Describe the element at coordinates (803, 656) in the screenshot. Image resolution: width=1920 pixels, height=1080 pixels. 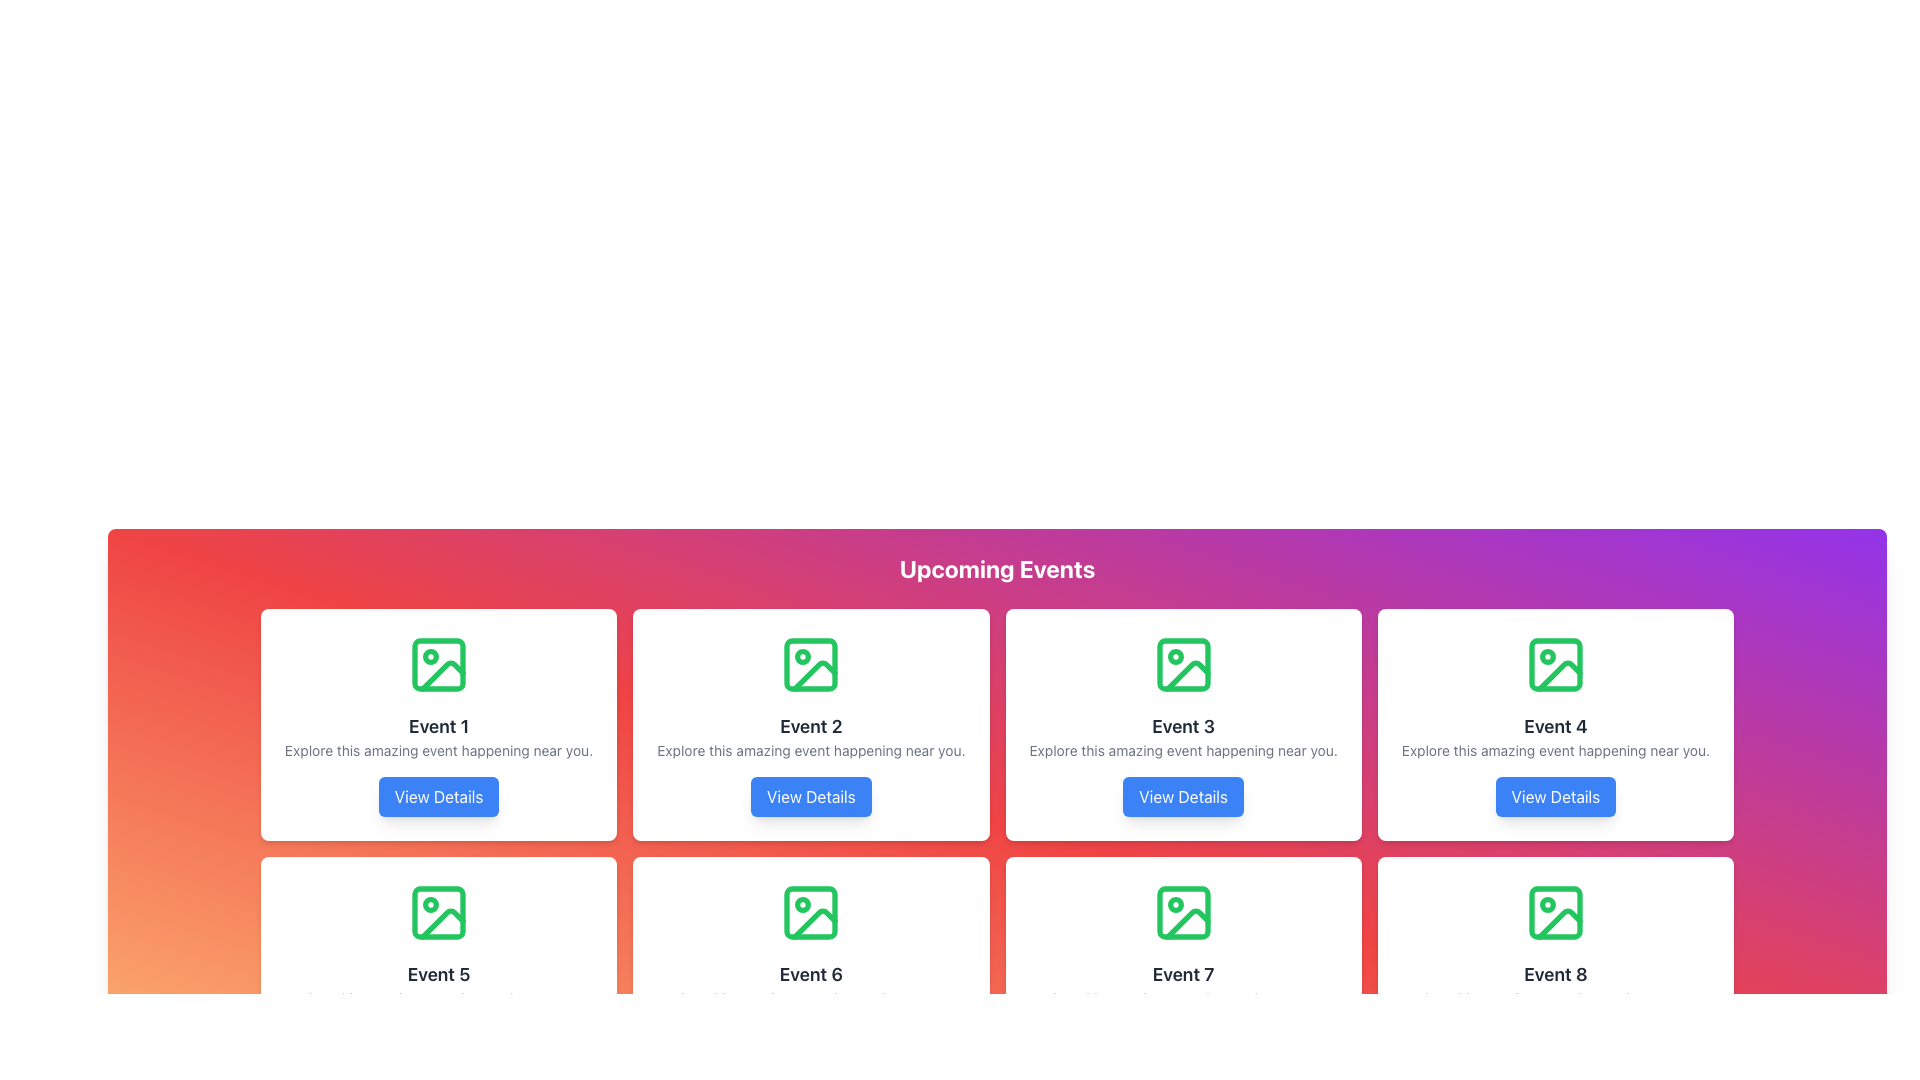
I see `the small circular dot feature within the SVG icon of the 'Event 2' card, which has a green outline and is located near the top-left corner of the icon` at that location.